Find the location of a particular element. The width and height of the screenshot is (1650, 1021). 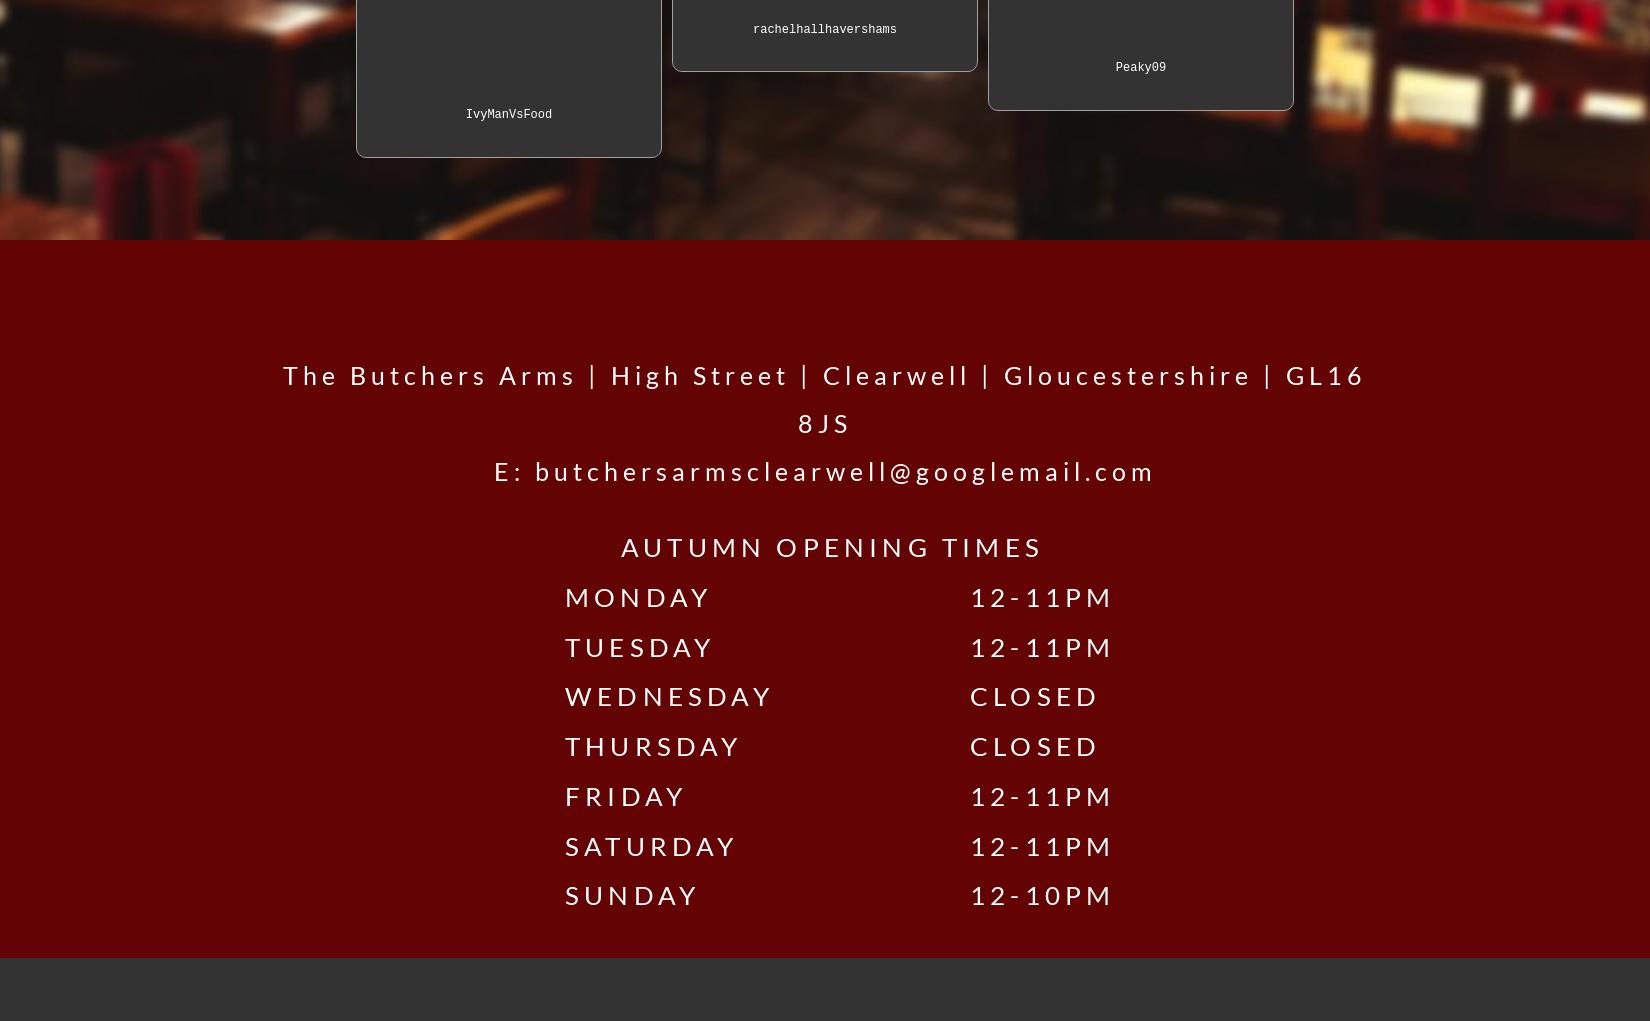

'IvyManVsFood' is located at coordinates (507, 113).